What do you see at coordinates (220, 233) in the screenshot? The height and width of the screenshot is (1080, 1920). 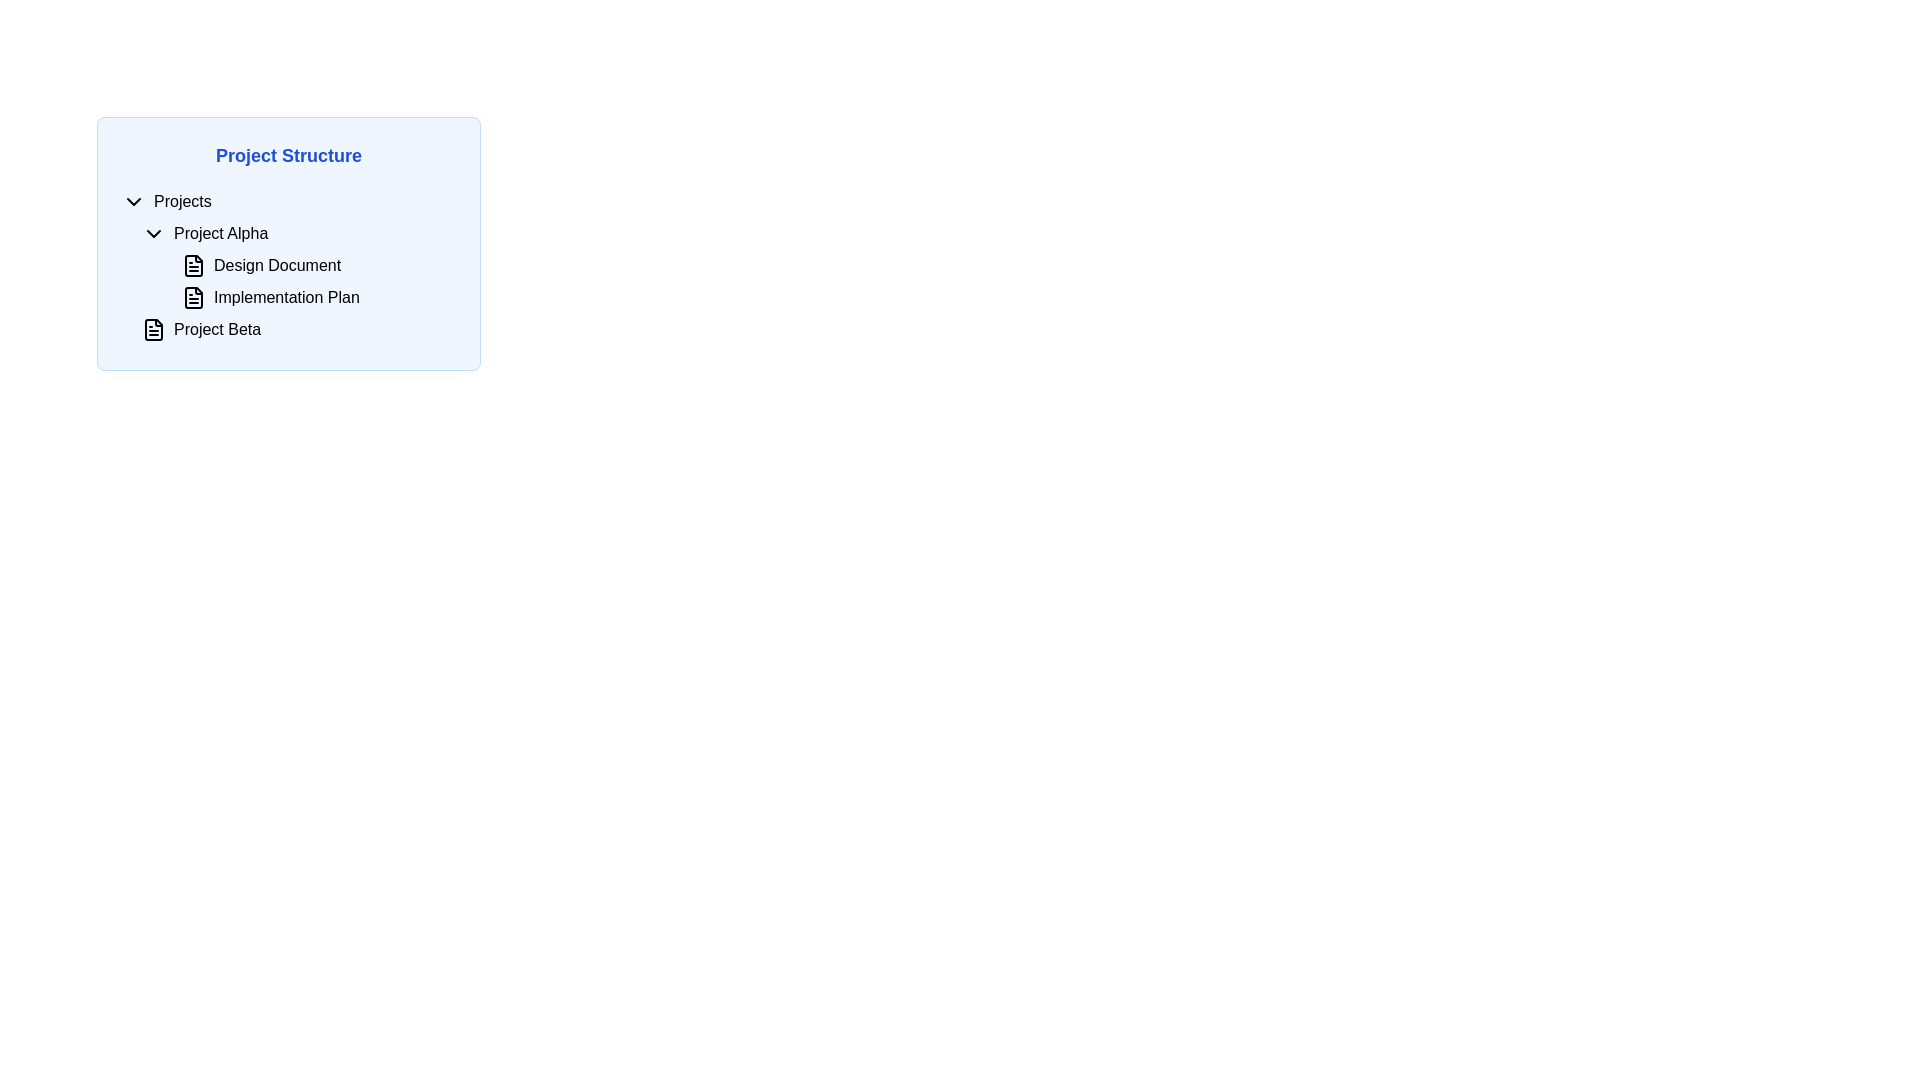 I see `to select the 'Project Alpha' label, which is positioned under the 'Projects' heading in the second nesting level of the project tree` at bounding box center [220, 233].